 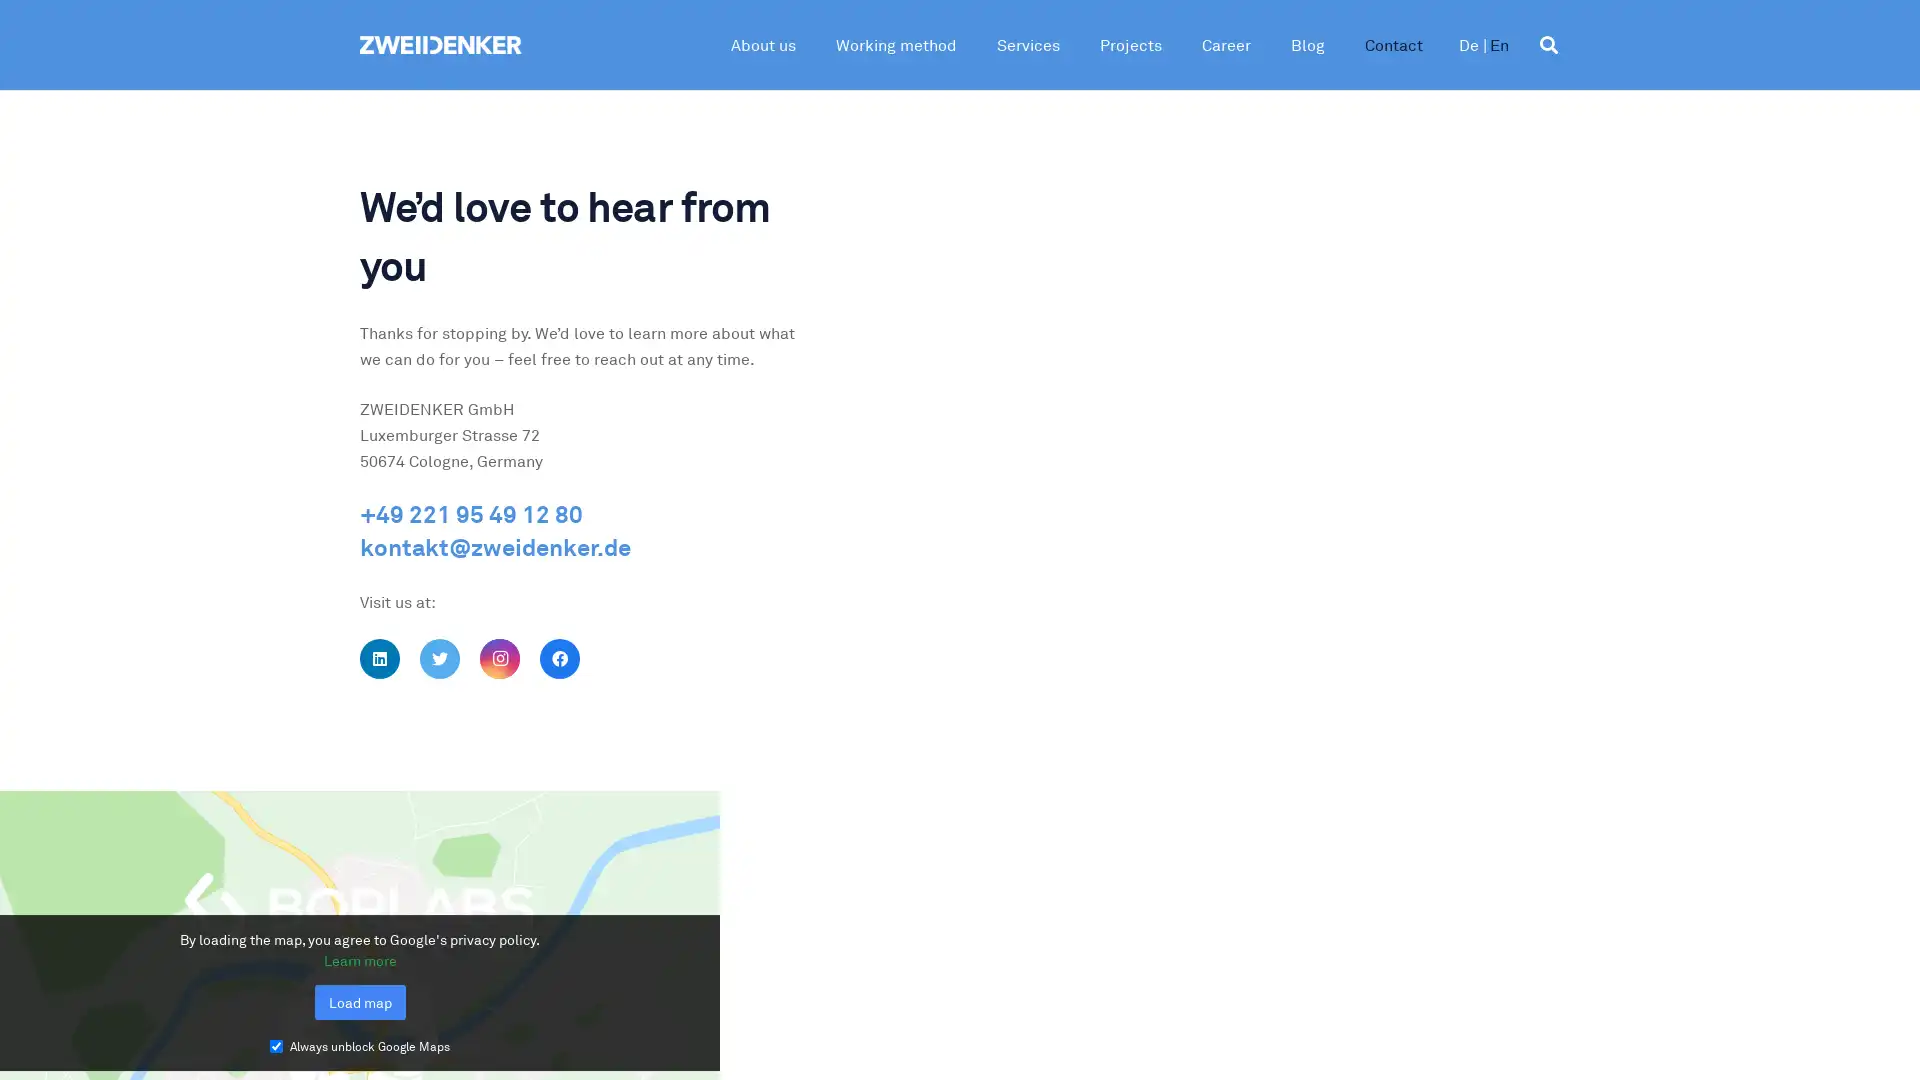 What do you see at coordinates (359, 1002) in the screenshot?
I see `Load map` at bounding box center [359, 1002].